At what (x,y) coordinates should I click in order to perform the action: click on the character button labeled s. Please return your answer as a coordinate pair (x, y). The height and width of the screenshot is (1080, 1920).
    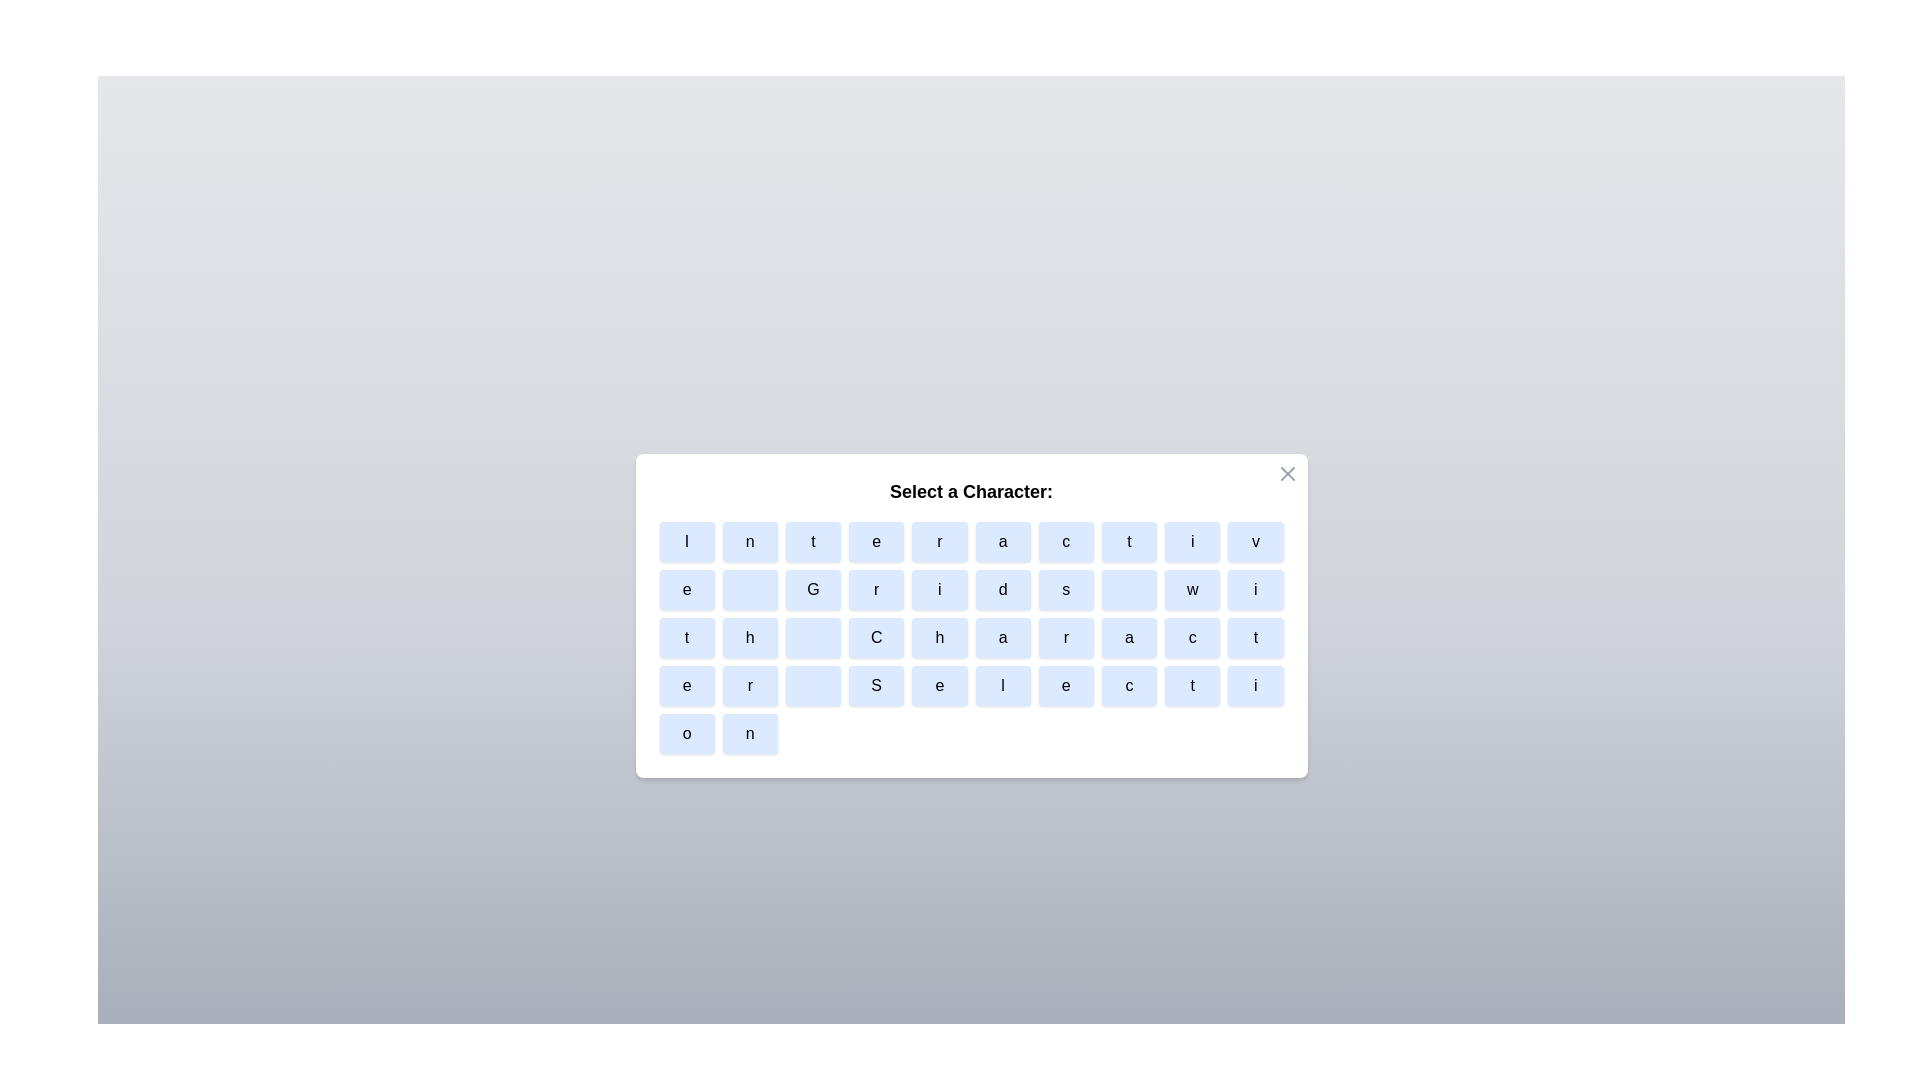
    Looking at the image, I should click on (1065, 589).